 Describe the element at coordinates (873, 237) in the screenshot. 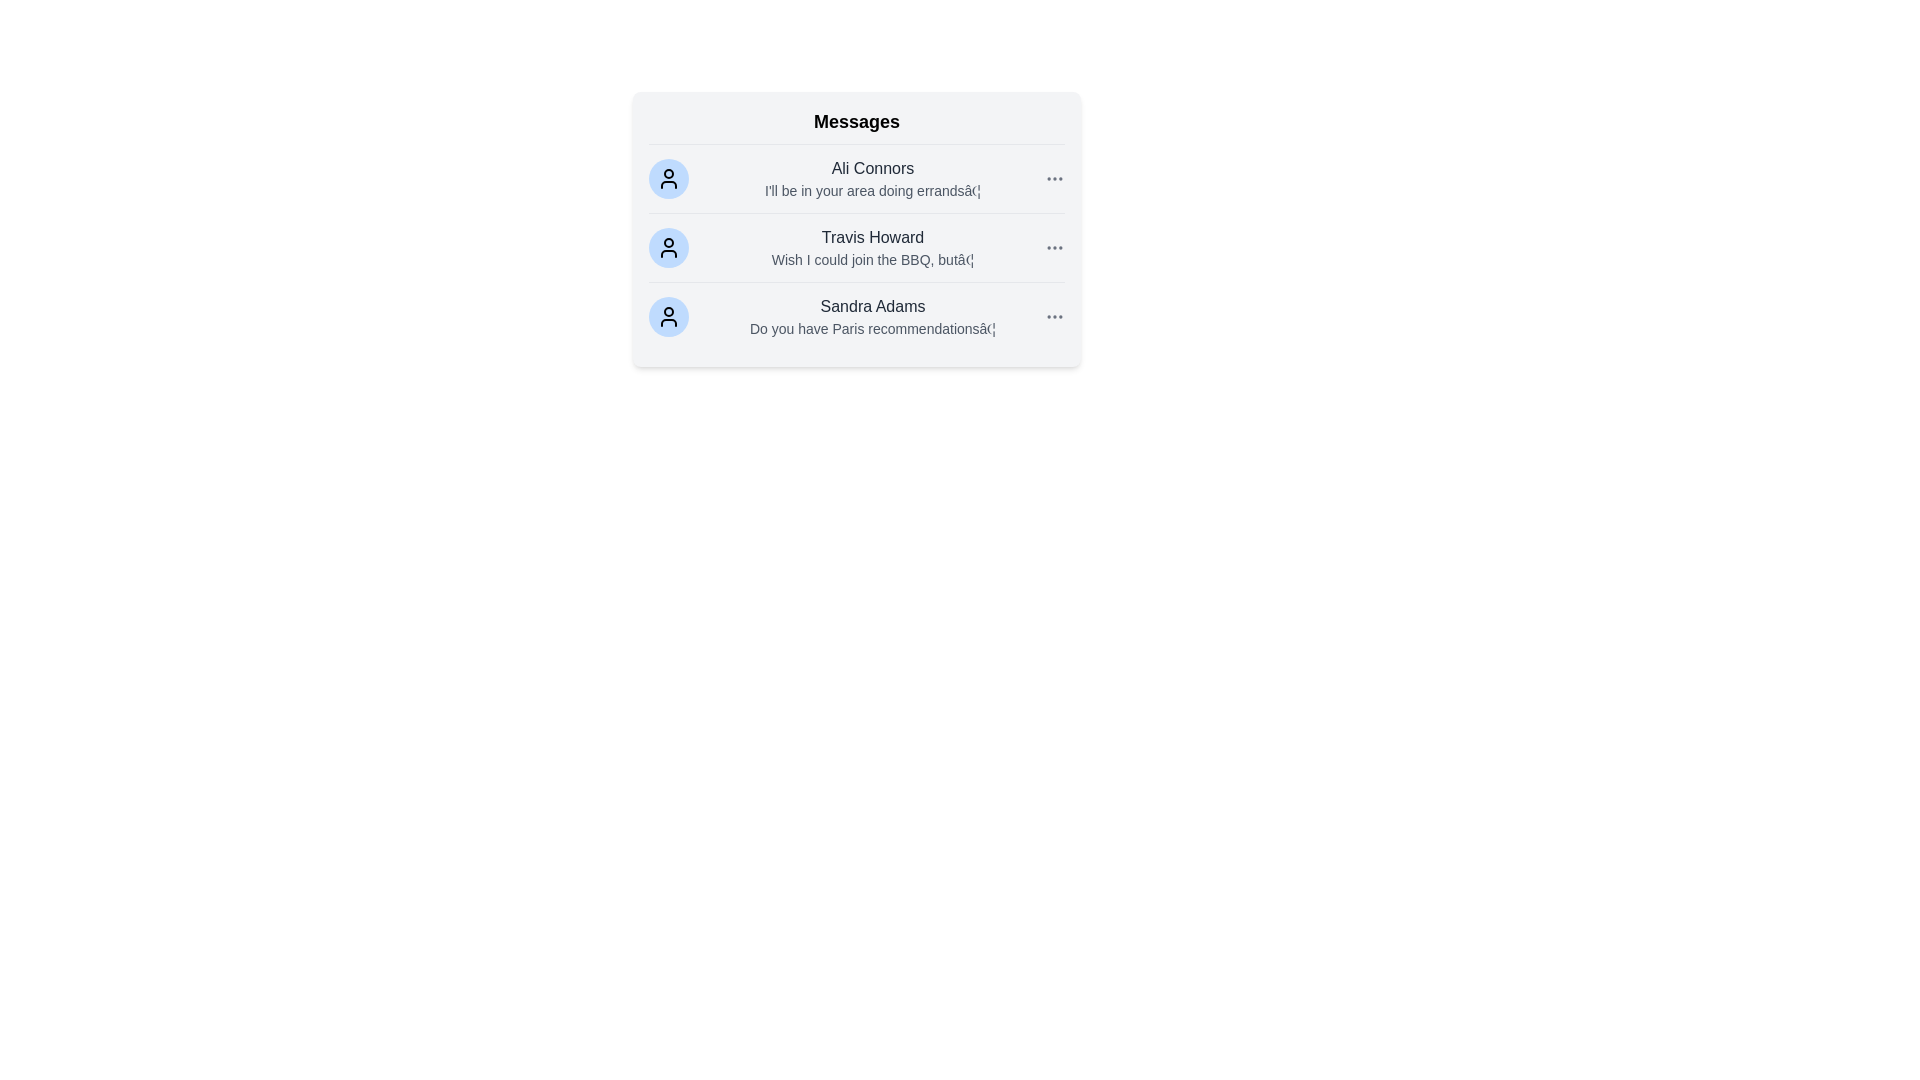

I see `text label displaying the name 'Travis Howard', which is located in the center of the layout's middle section above the message preview text` at that location.